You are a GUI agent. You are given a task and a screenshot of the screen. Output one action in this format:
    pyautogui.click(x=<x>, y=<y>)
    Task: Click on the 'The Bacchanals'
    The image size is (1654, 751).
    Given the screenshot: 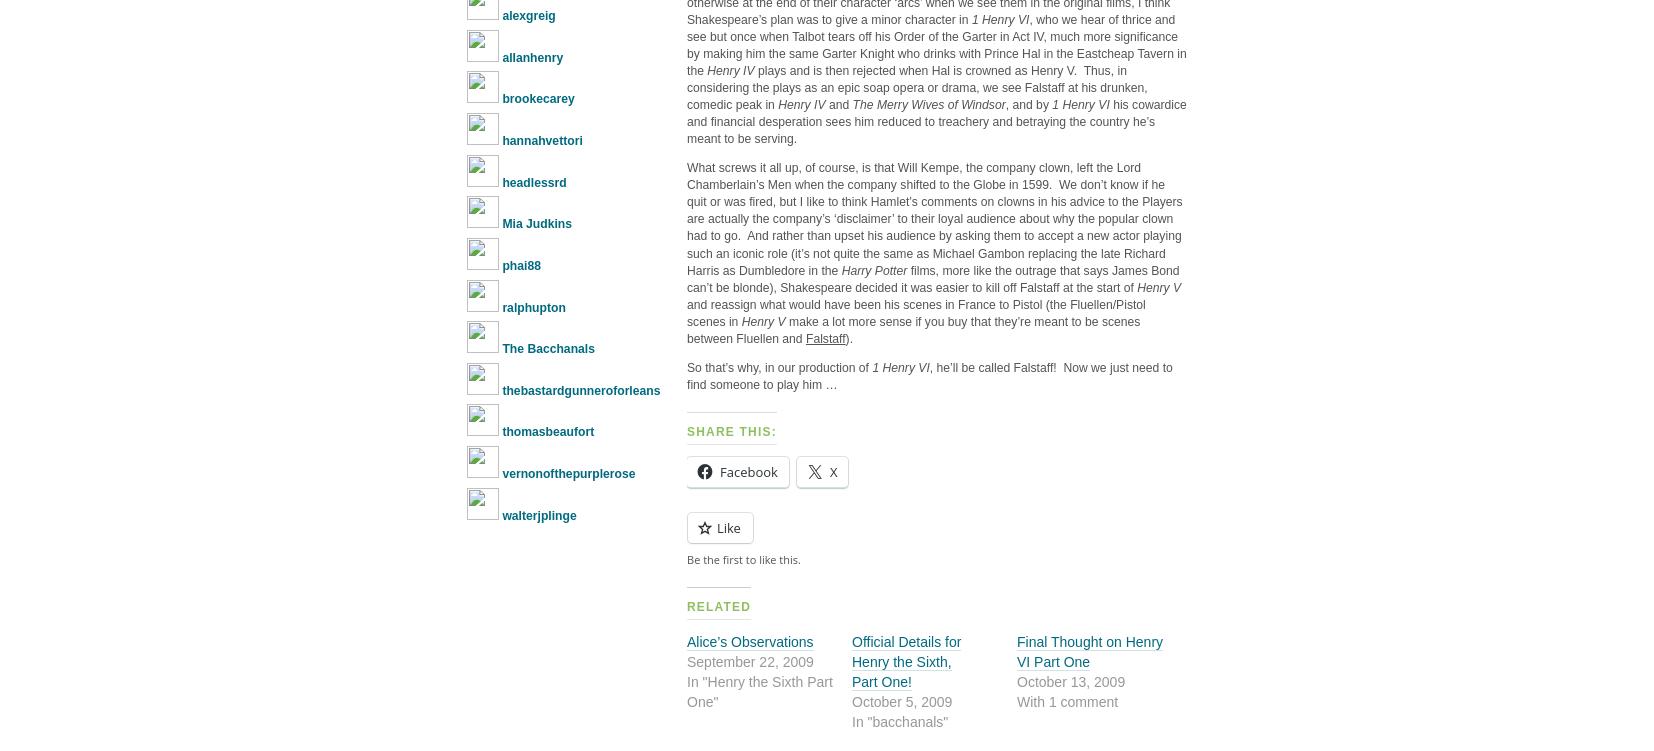 What is the action you would take?
    pyautogui.click(x=547, y=348)
    